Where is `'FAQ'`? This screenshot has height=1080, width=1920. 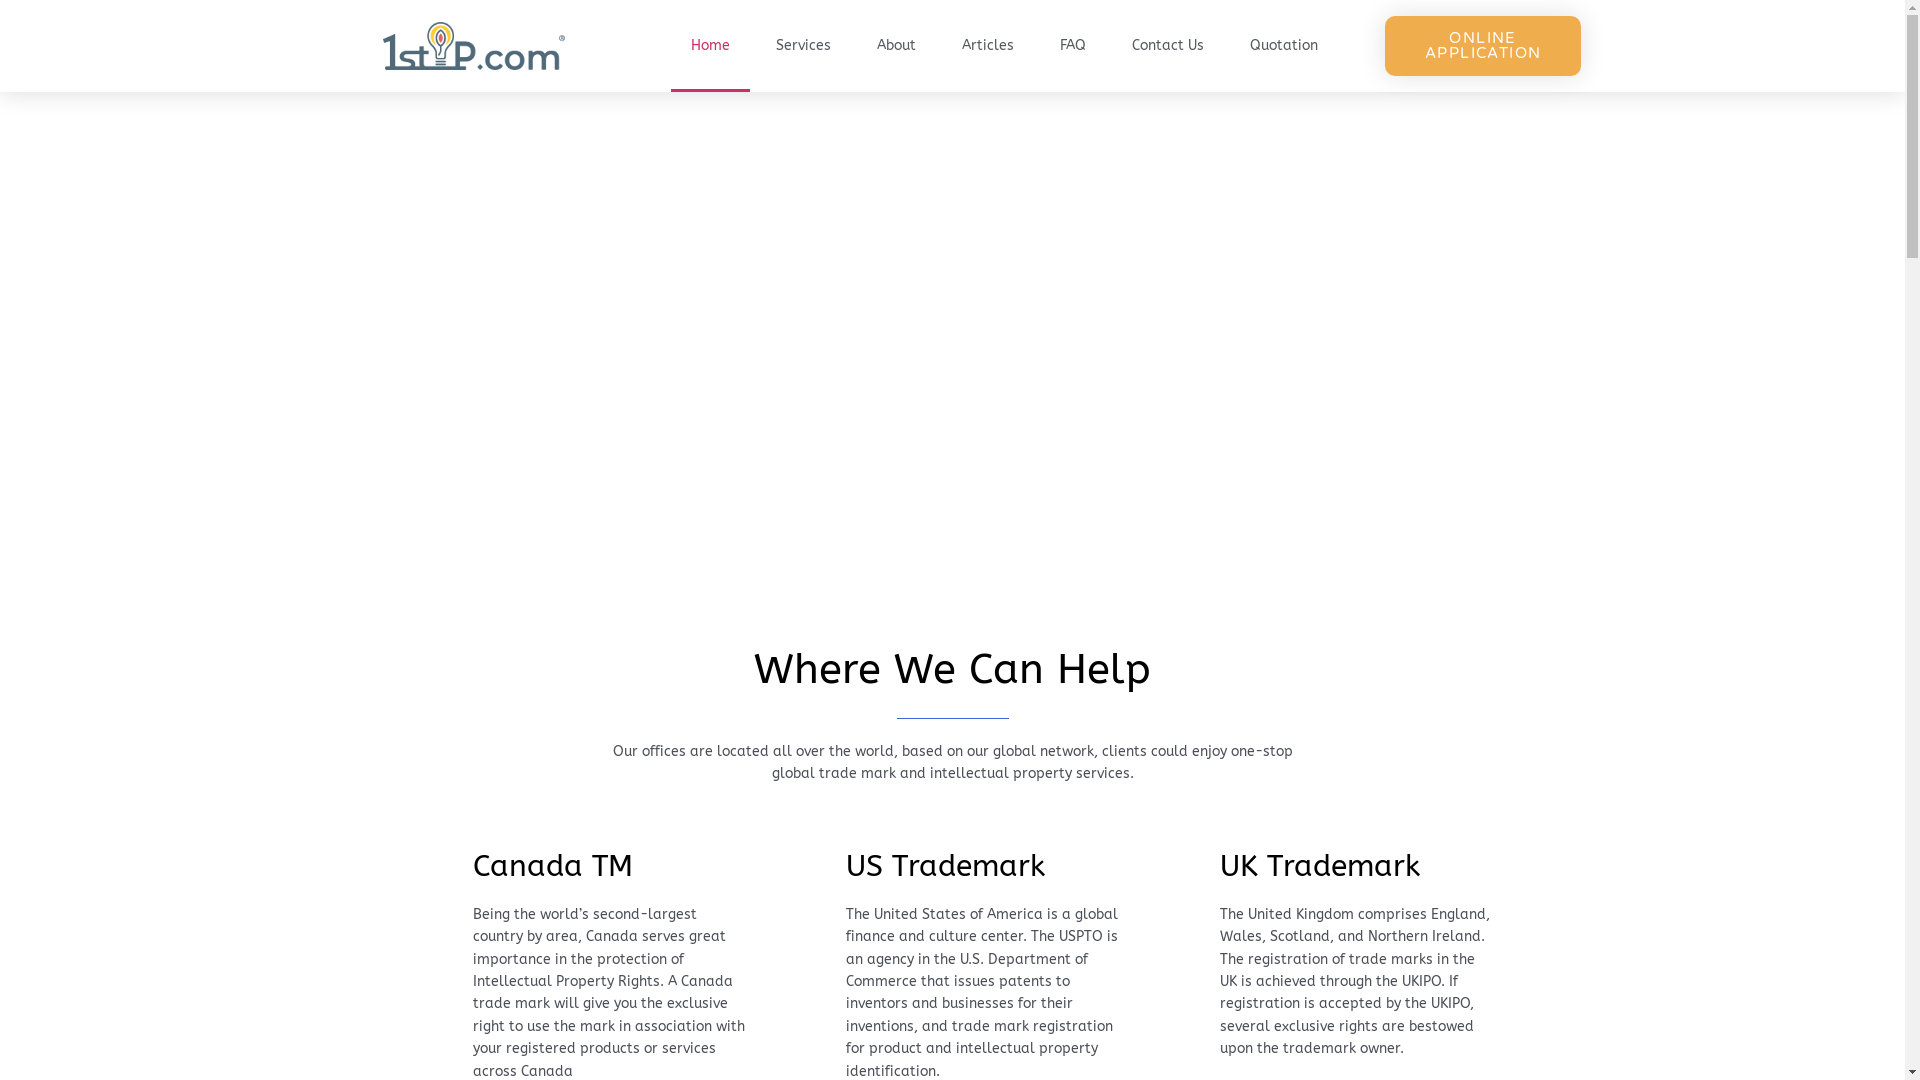
'FAQ' is located at coordinates (1072, 45).